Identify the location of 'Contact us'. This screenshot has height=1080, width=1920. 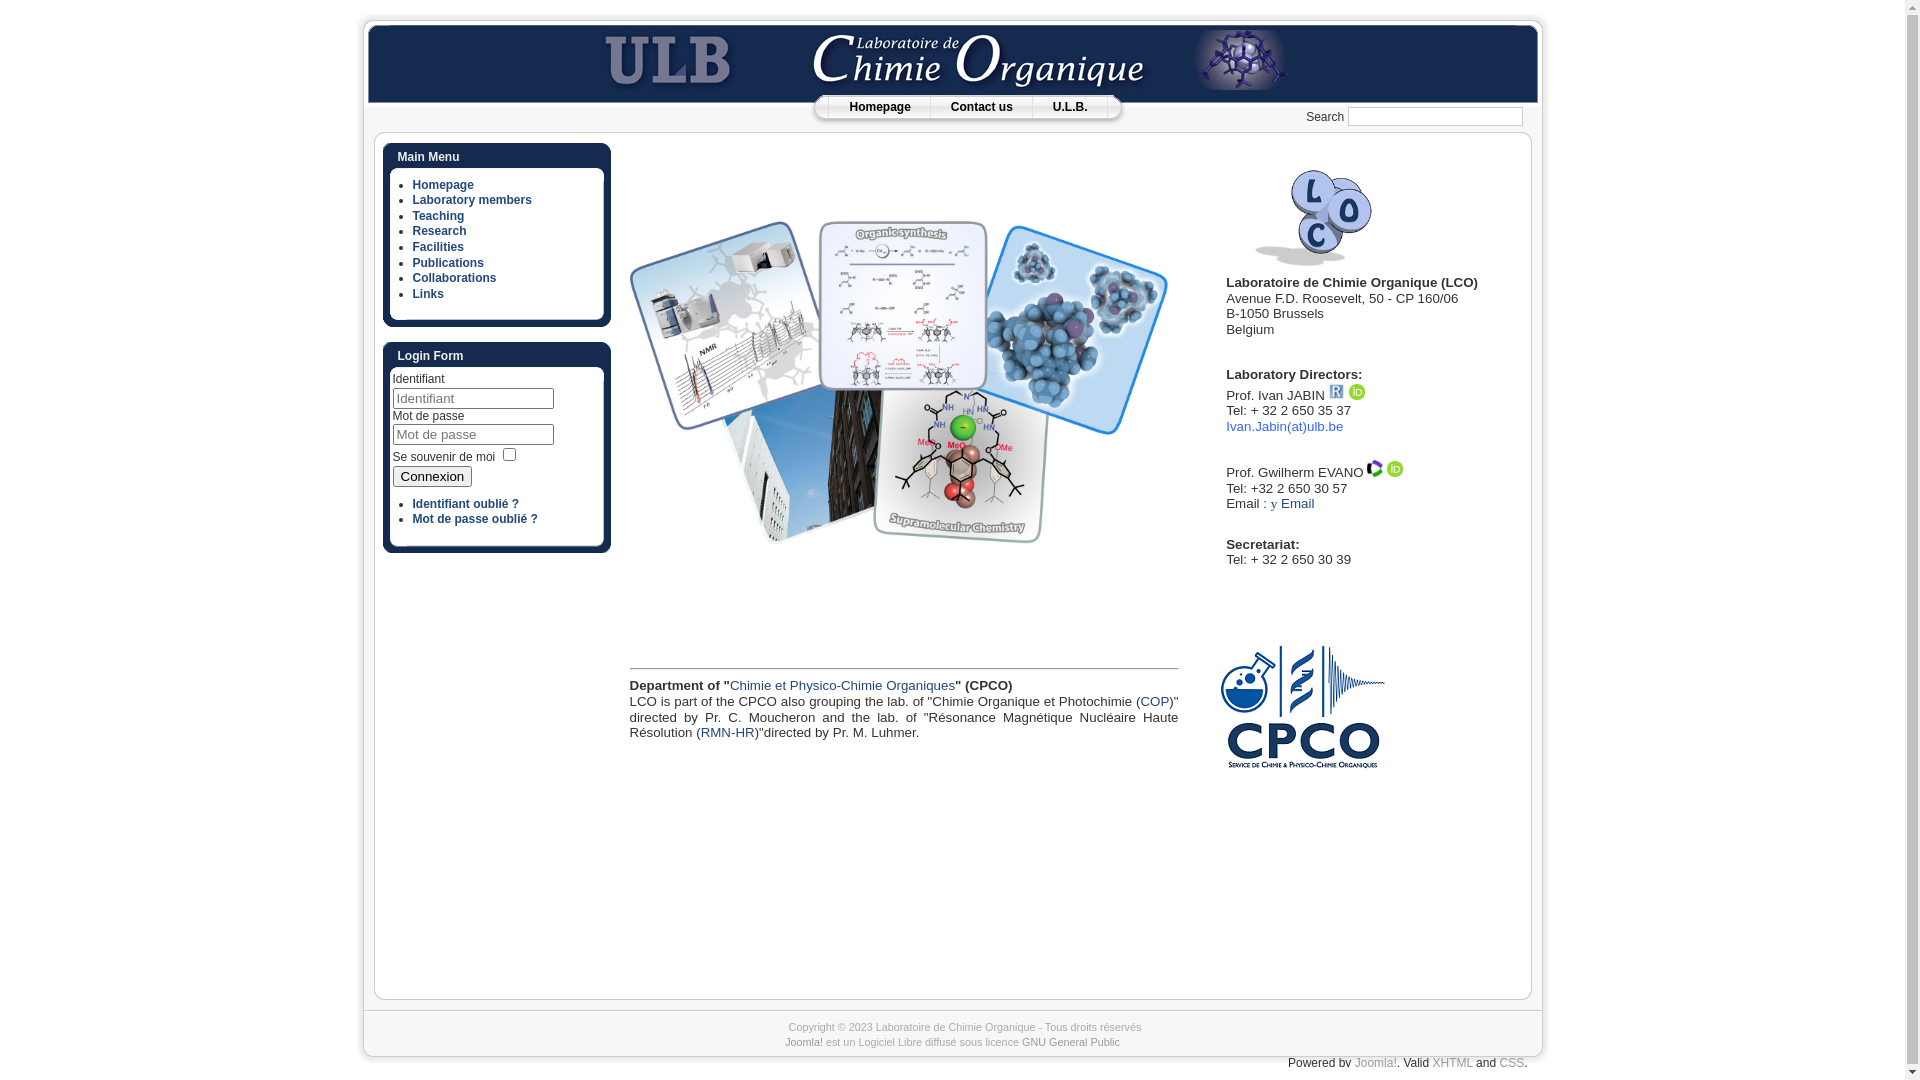
(982, 107).